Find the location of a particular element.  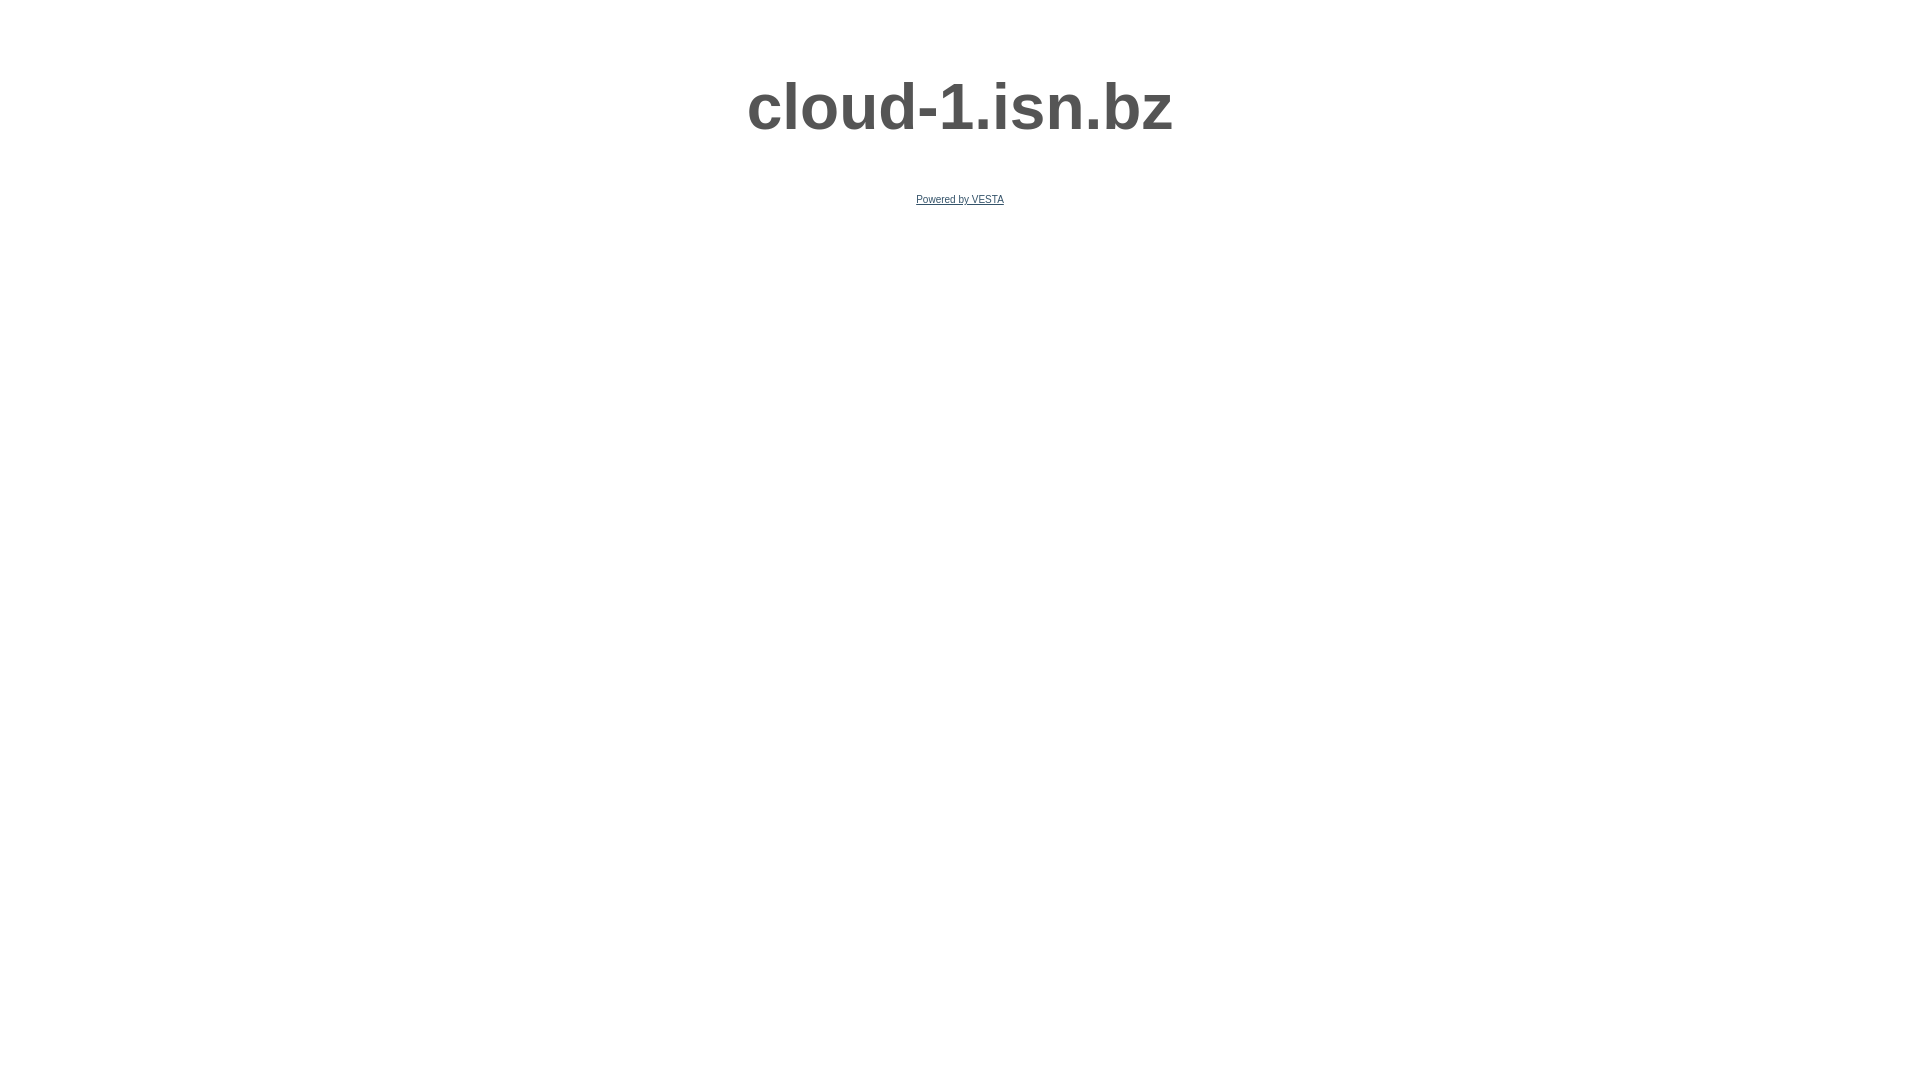

'Powered by VESTA' is located at coordinates (960, 199).